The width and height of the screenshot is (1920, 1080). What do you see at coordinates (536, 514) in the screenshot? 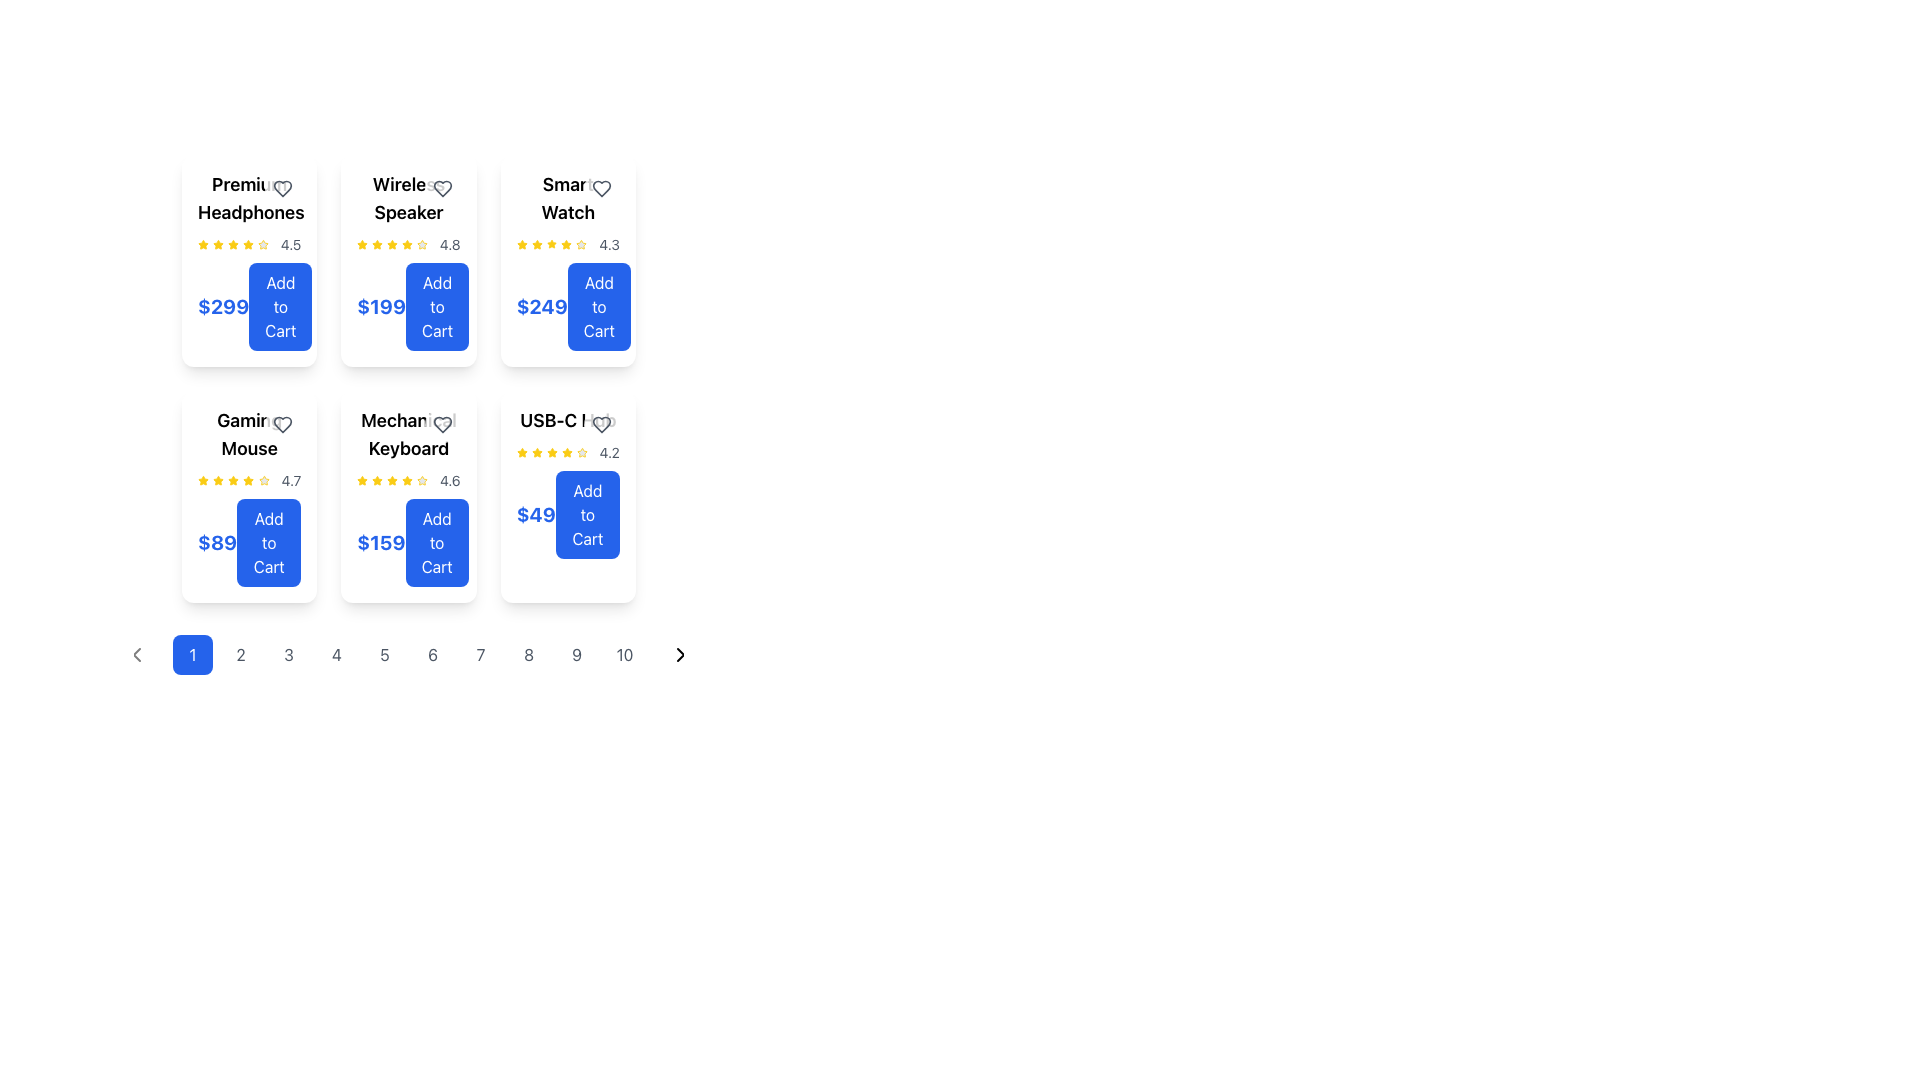
I see `the displayed price '$49' in the card layout for the 'USB-C Hub' product, located to the left of the 'Add to Cart' button` at bounding box center [536, 514].